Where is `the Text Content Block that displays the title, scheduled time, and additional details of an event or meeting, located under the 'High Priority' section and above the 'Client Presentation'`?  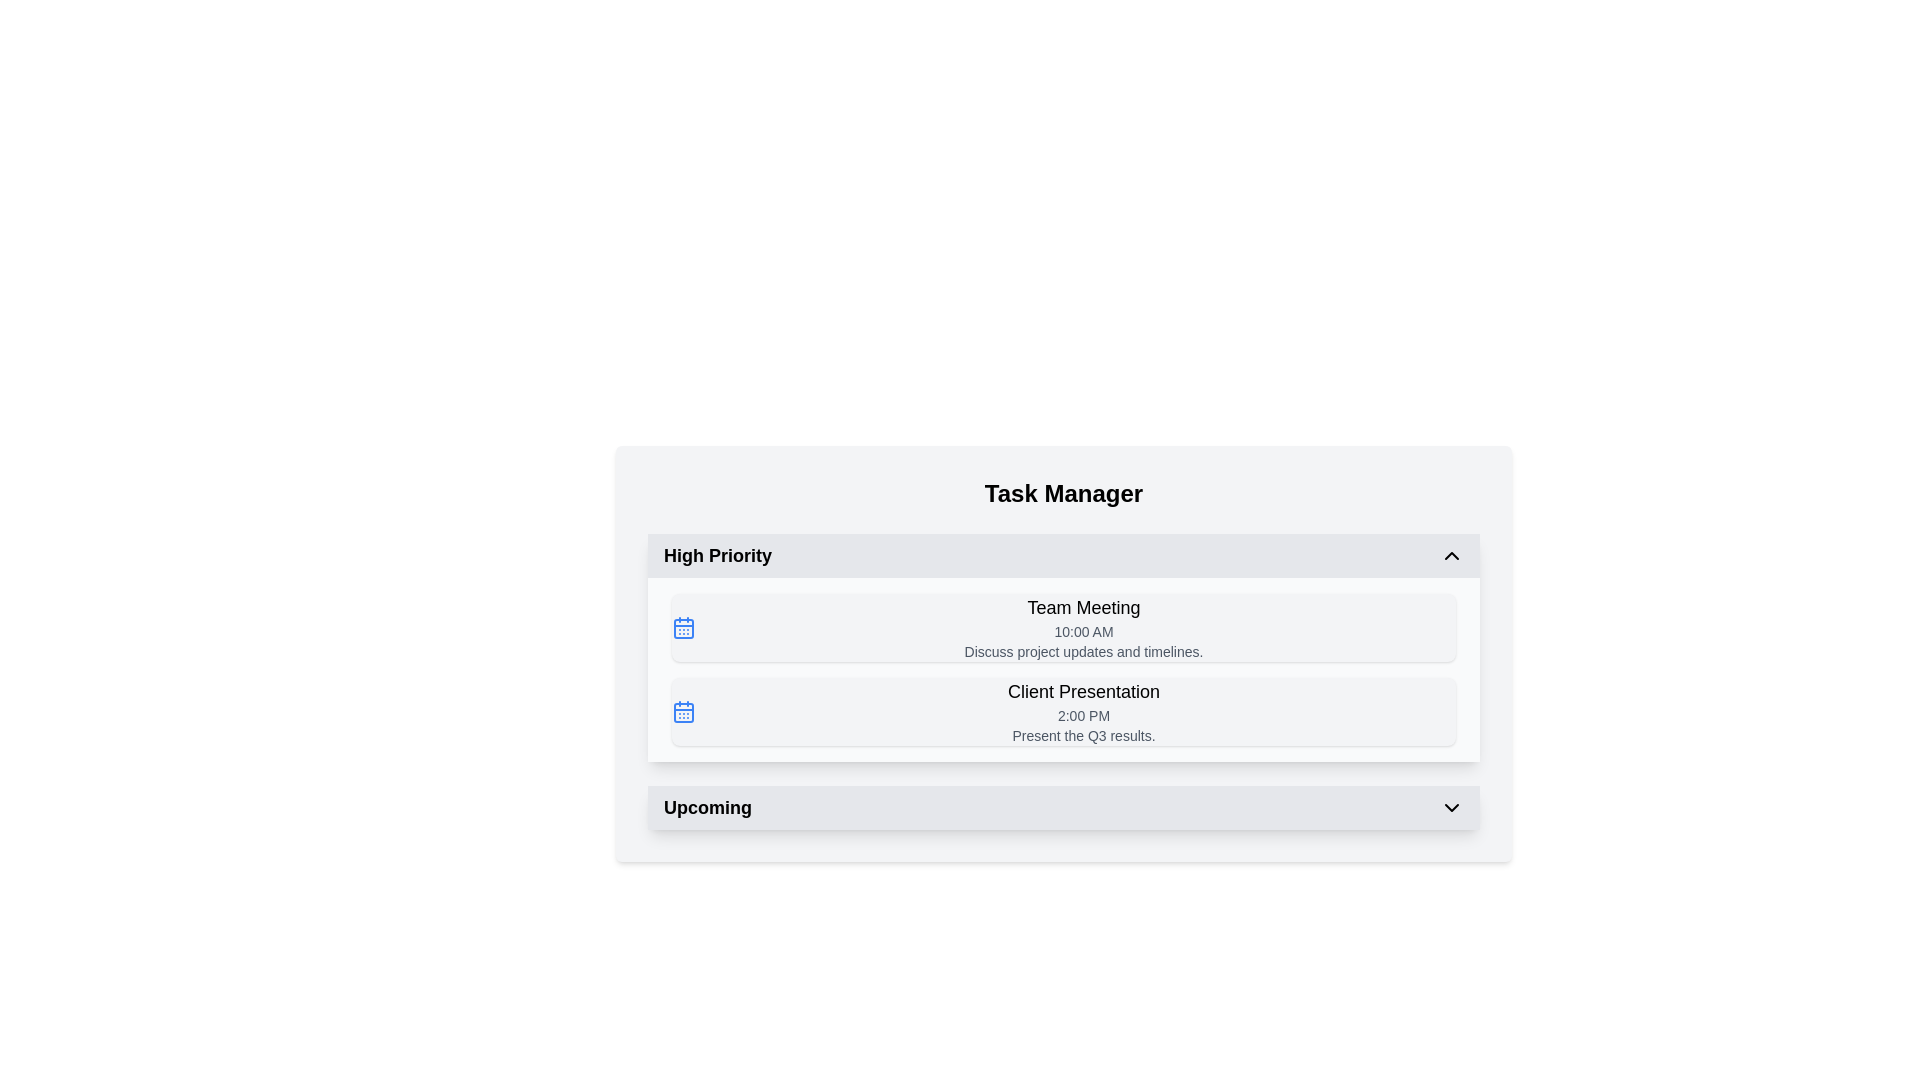
the Text Content Block that displays the title, scheduled time, and additional details of an event or meeting, located under the 'High Priority' section and above the 'Client Presentation' is located at coordinates (1083, 627).